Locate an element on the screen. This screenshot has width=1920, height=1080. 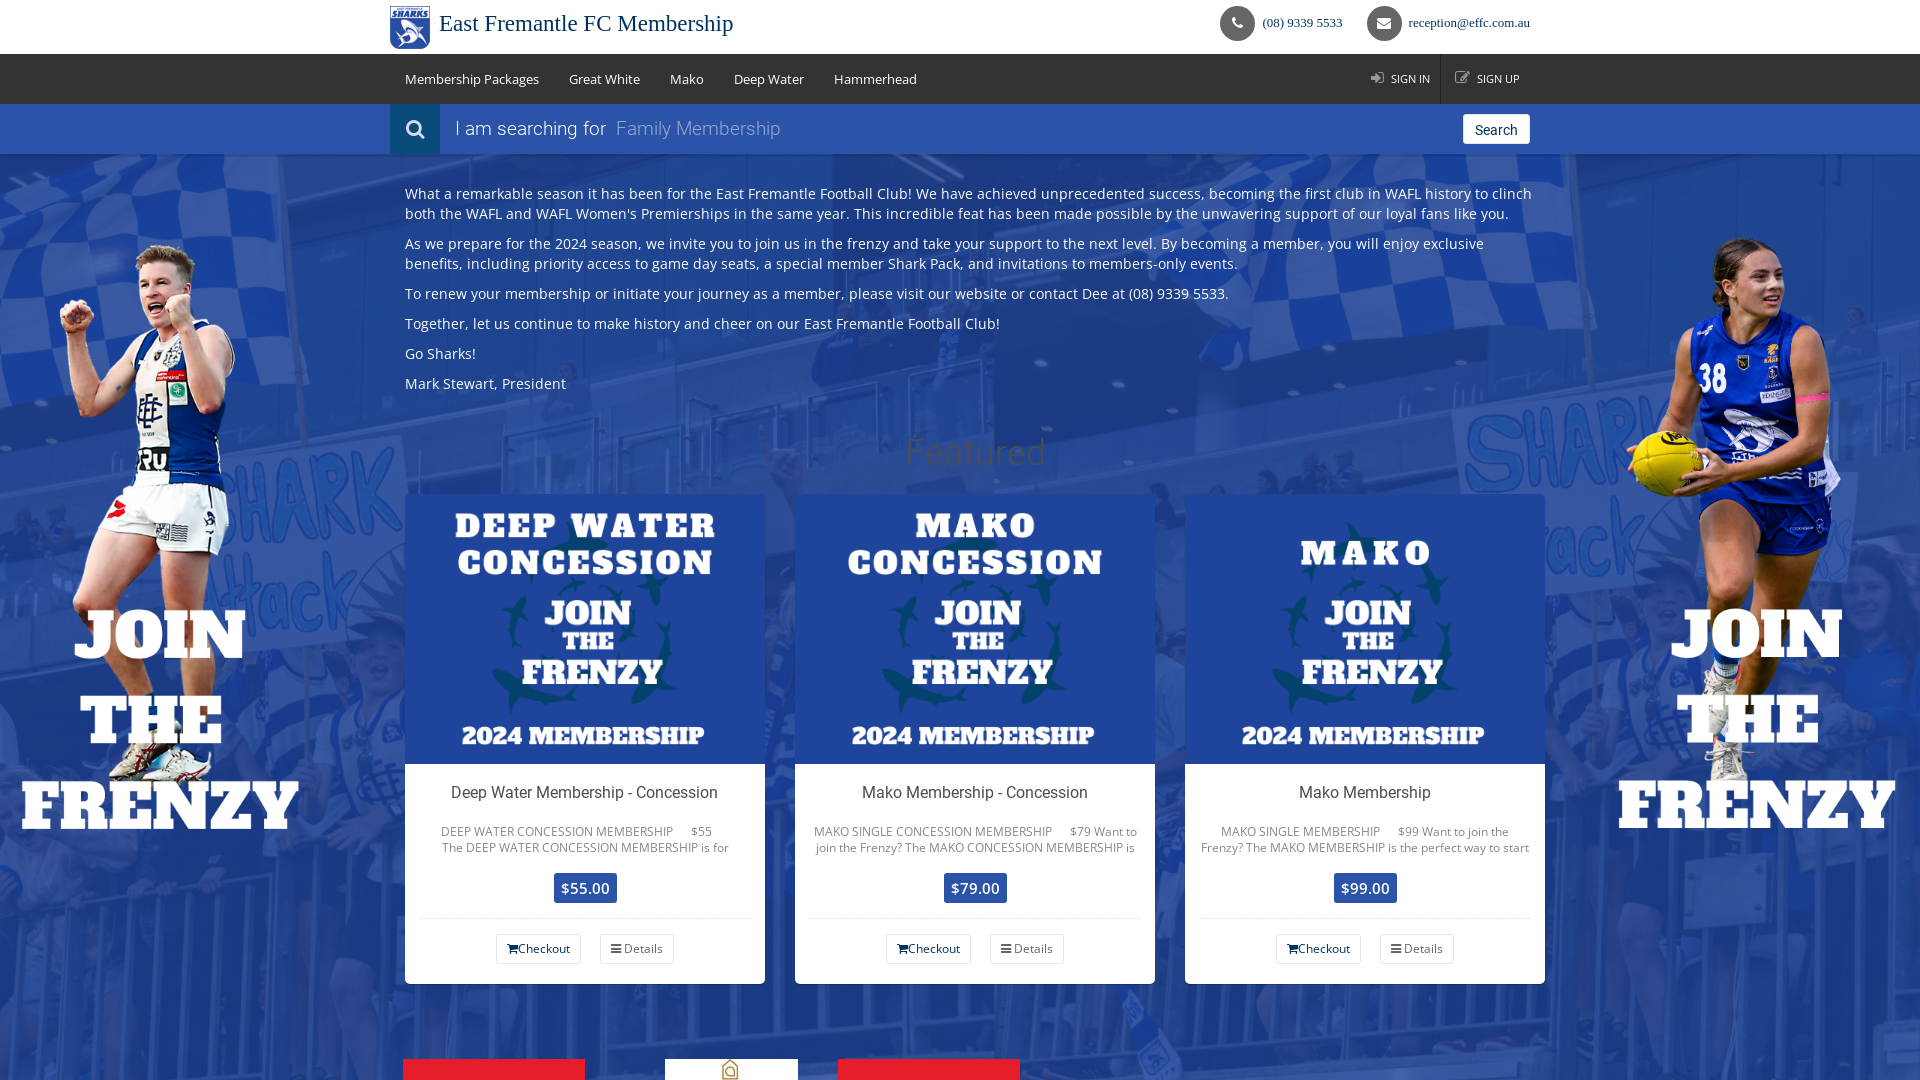
'East Fremantle FC Membership Logo' is located at coordinates (408, 27).